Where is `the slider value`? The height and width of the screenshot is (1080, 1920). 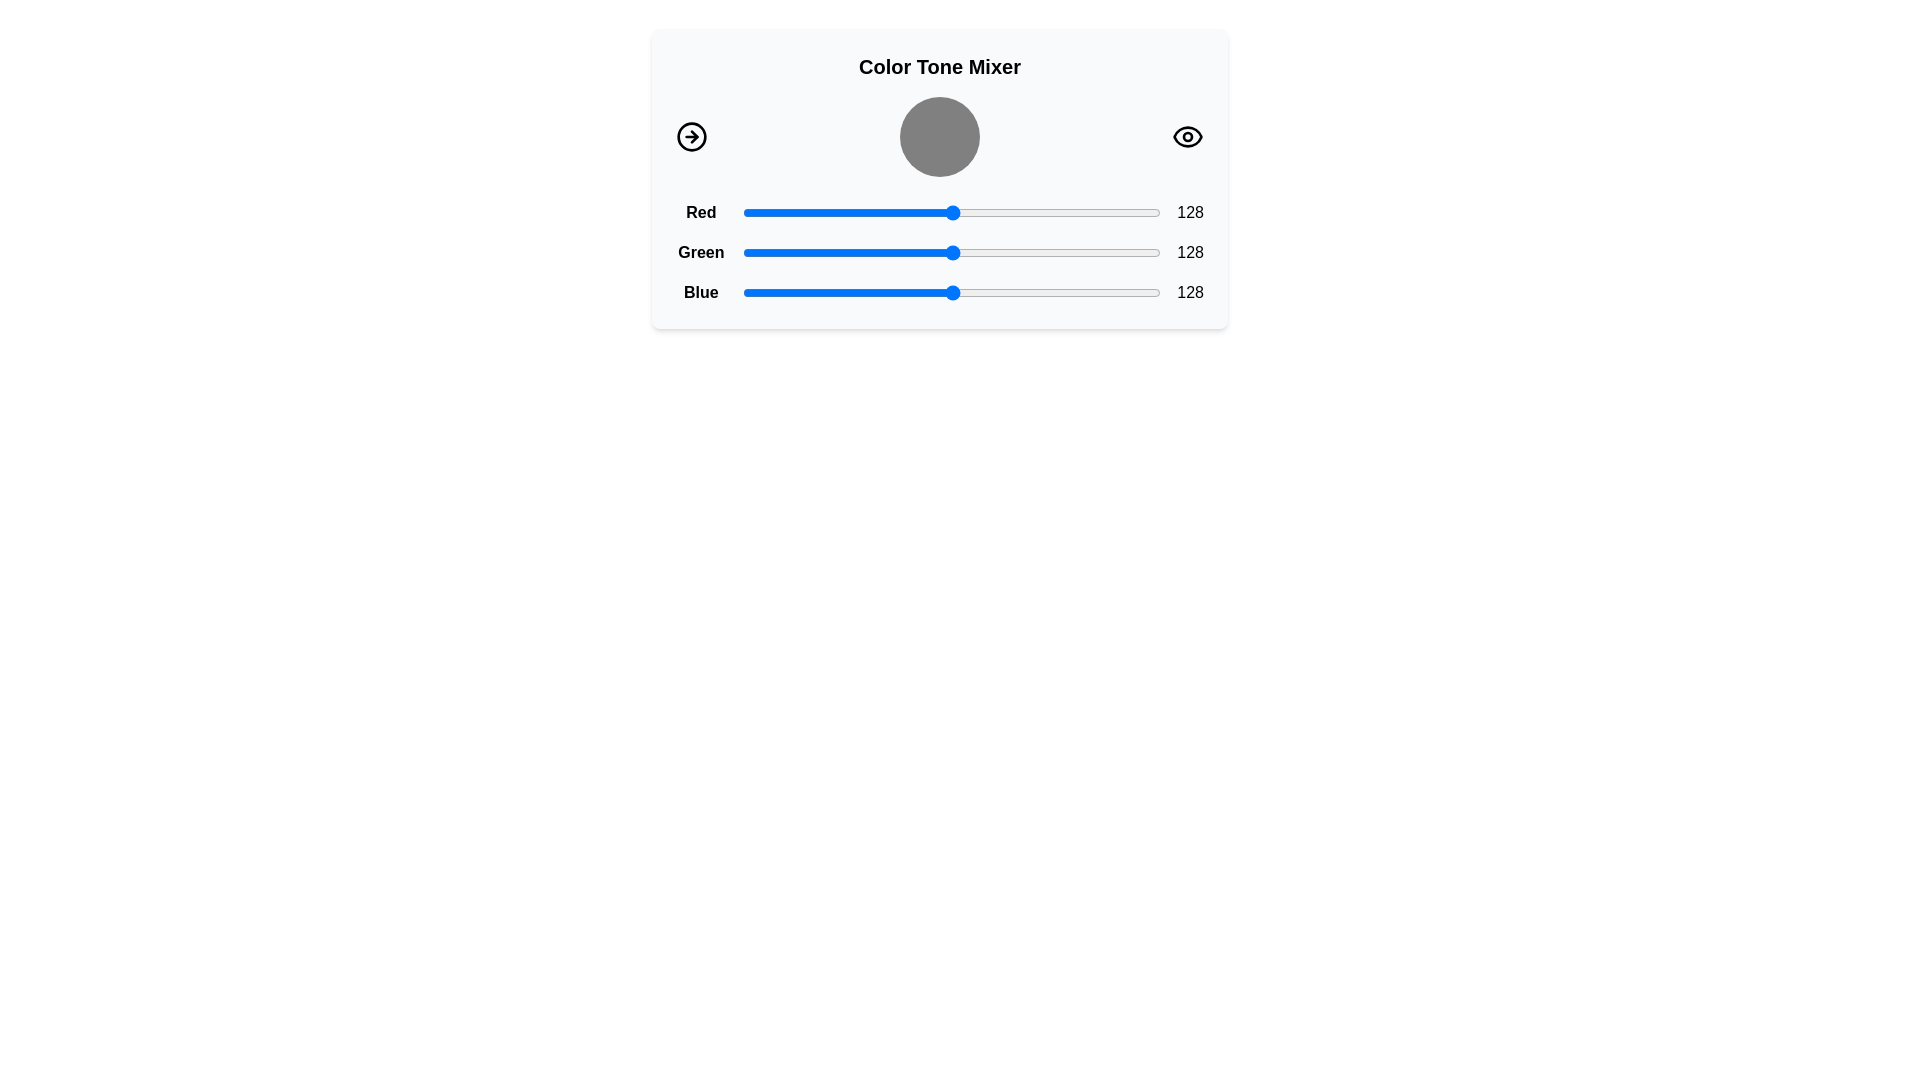
the slider value is located at coordinates (1073, 293).